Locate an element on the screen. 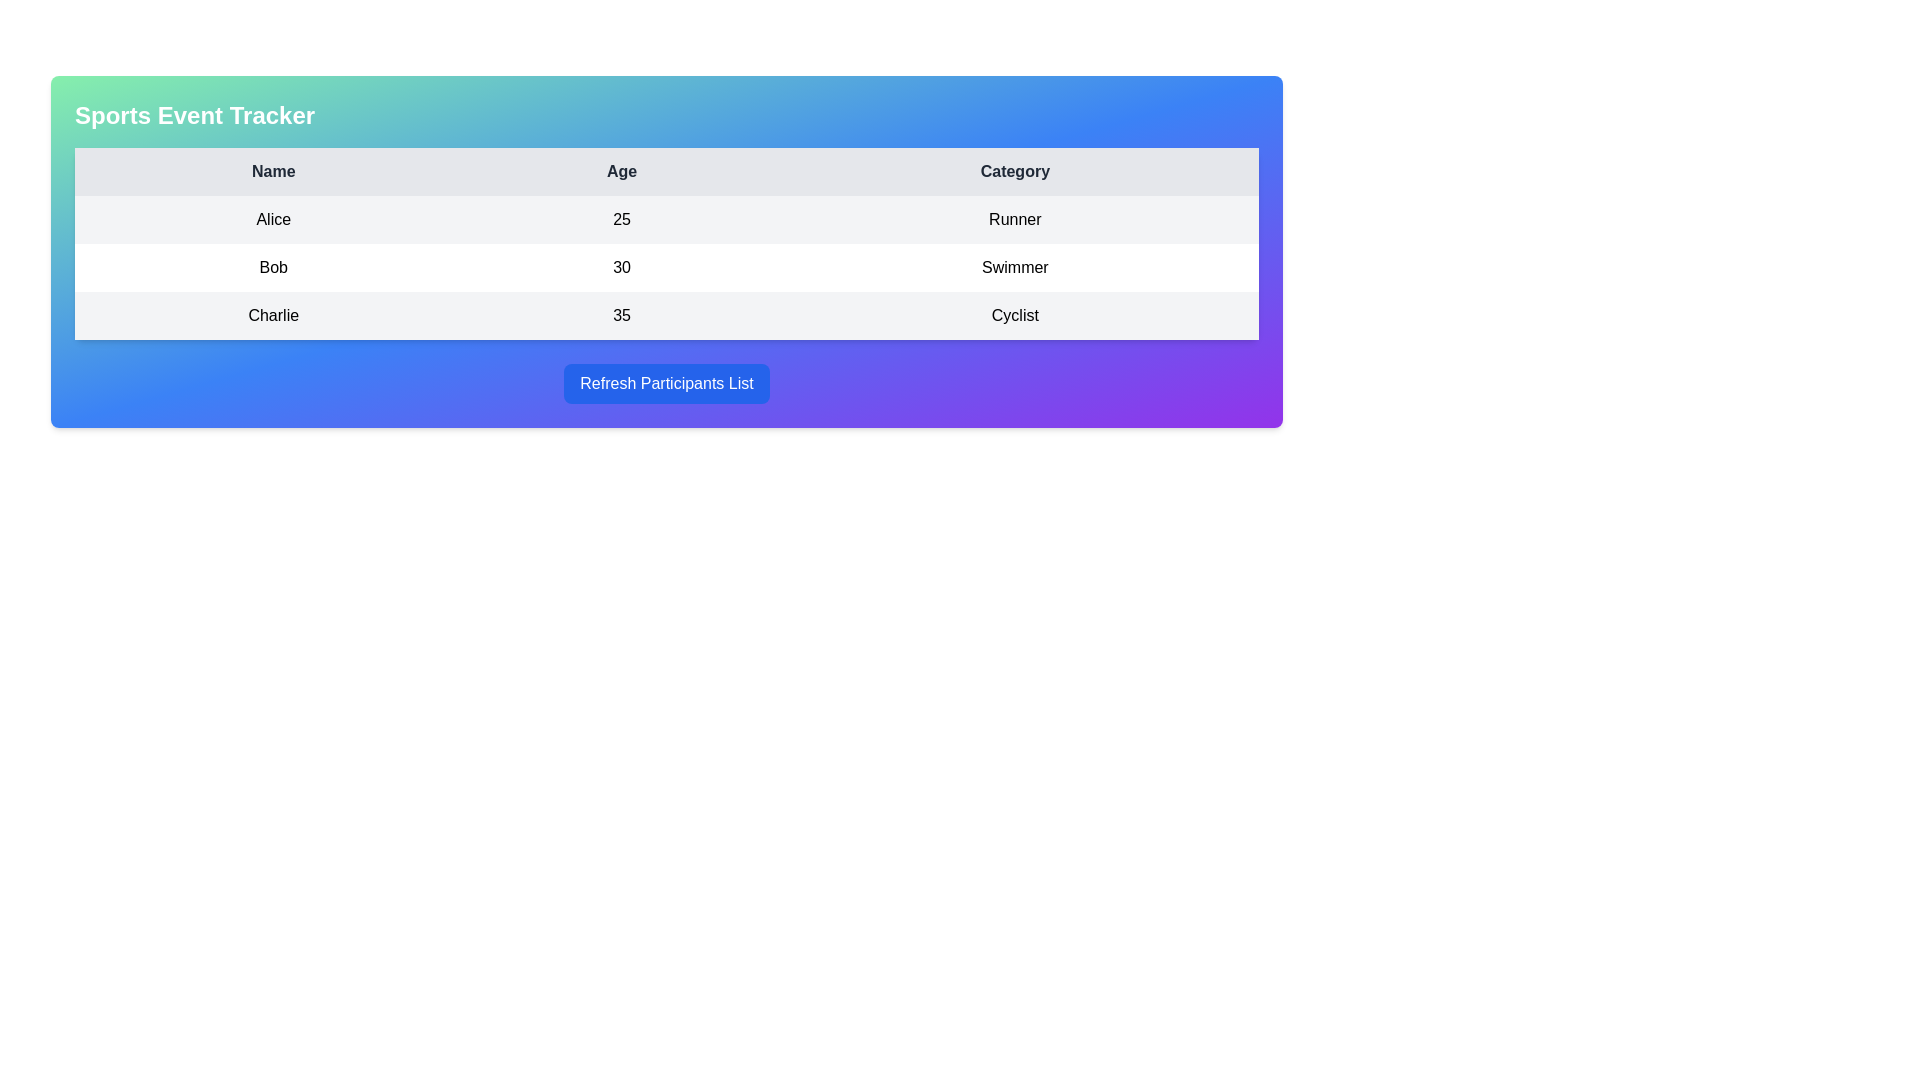  the static text indicating the category of participant 'Charlie', located in the rightmost column of the last row in the participant data table is located at coordinates (1015, 315).